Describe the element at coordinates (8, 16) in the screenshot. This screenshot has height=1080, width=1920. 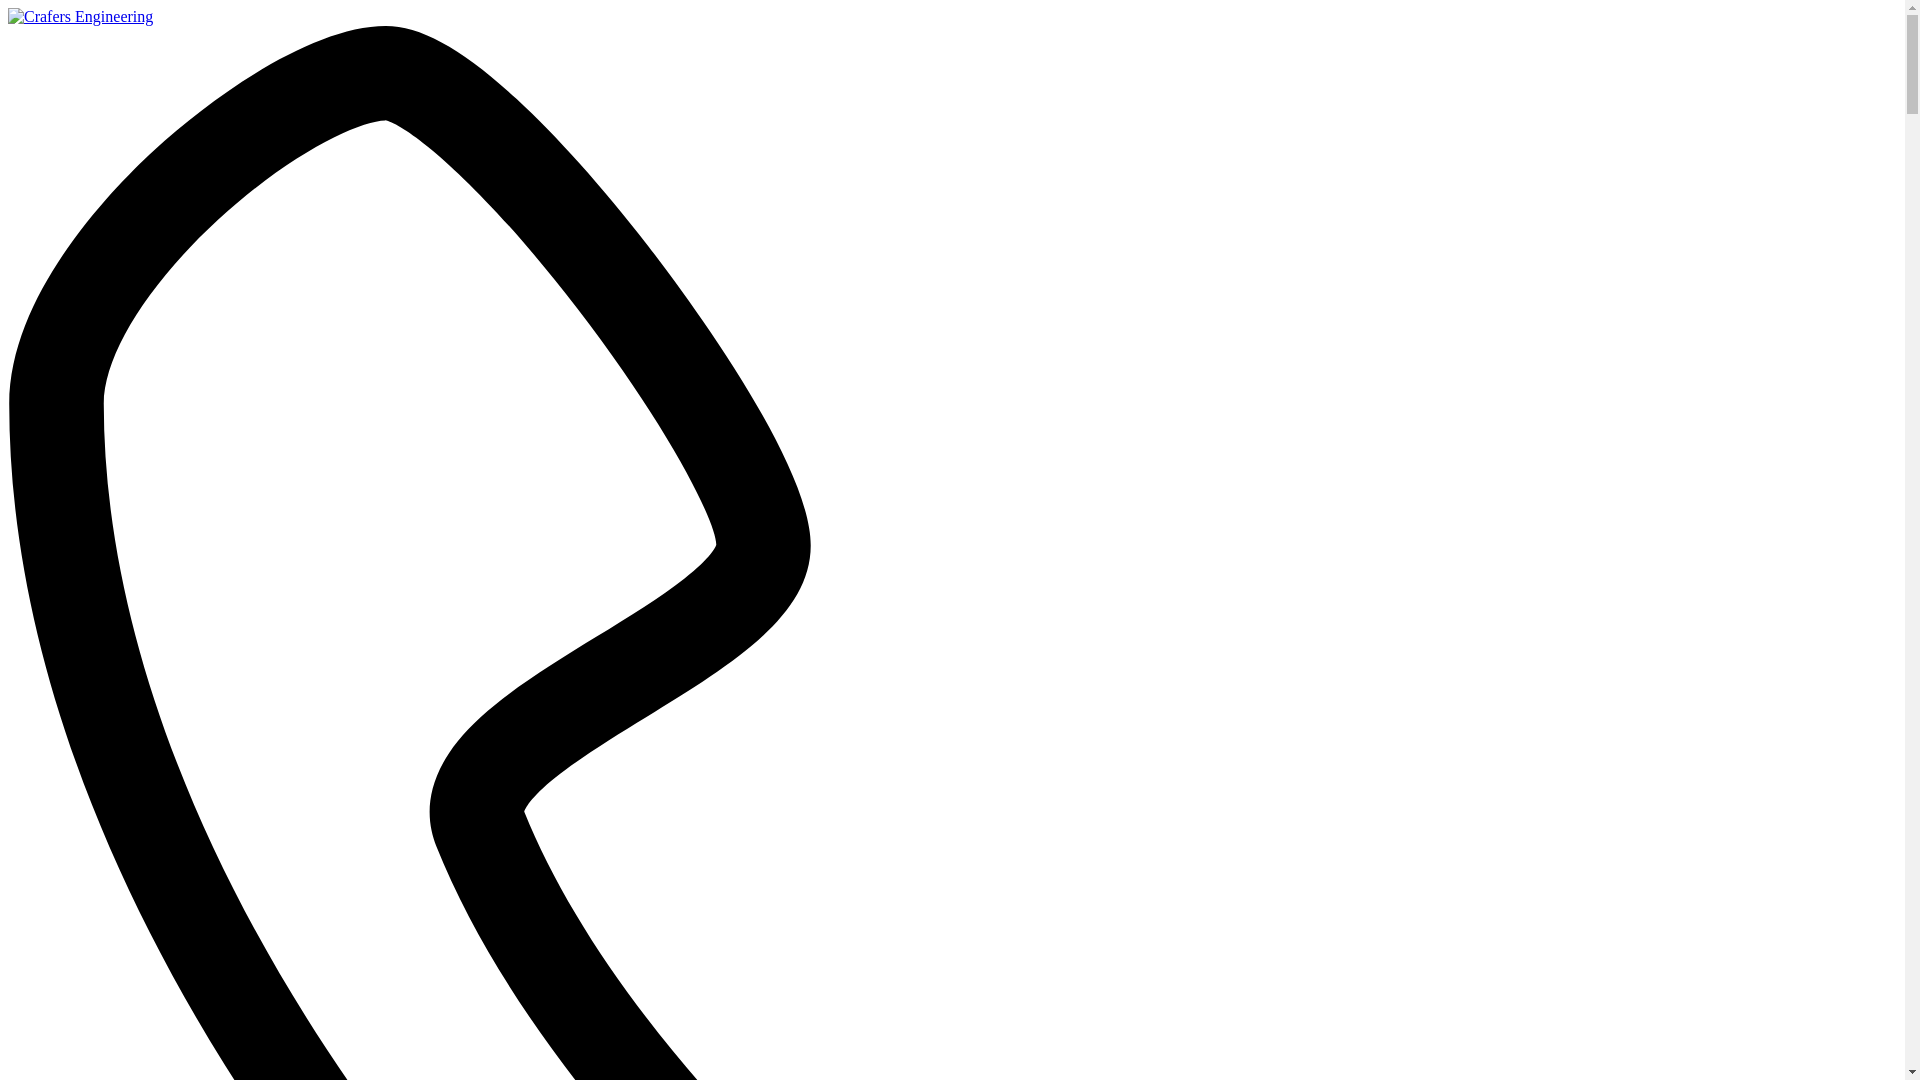
I see `'Crafers Engineering'` at that location.